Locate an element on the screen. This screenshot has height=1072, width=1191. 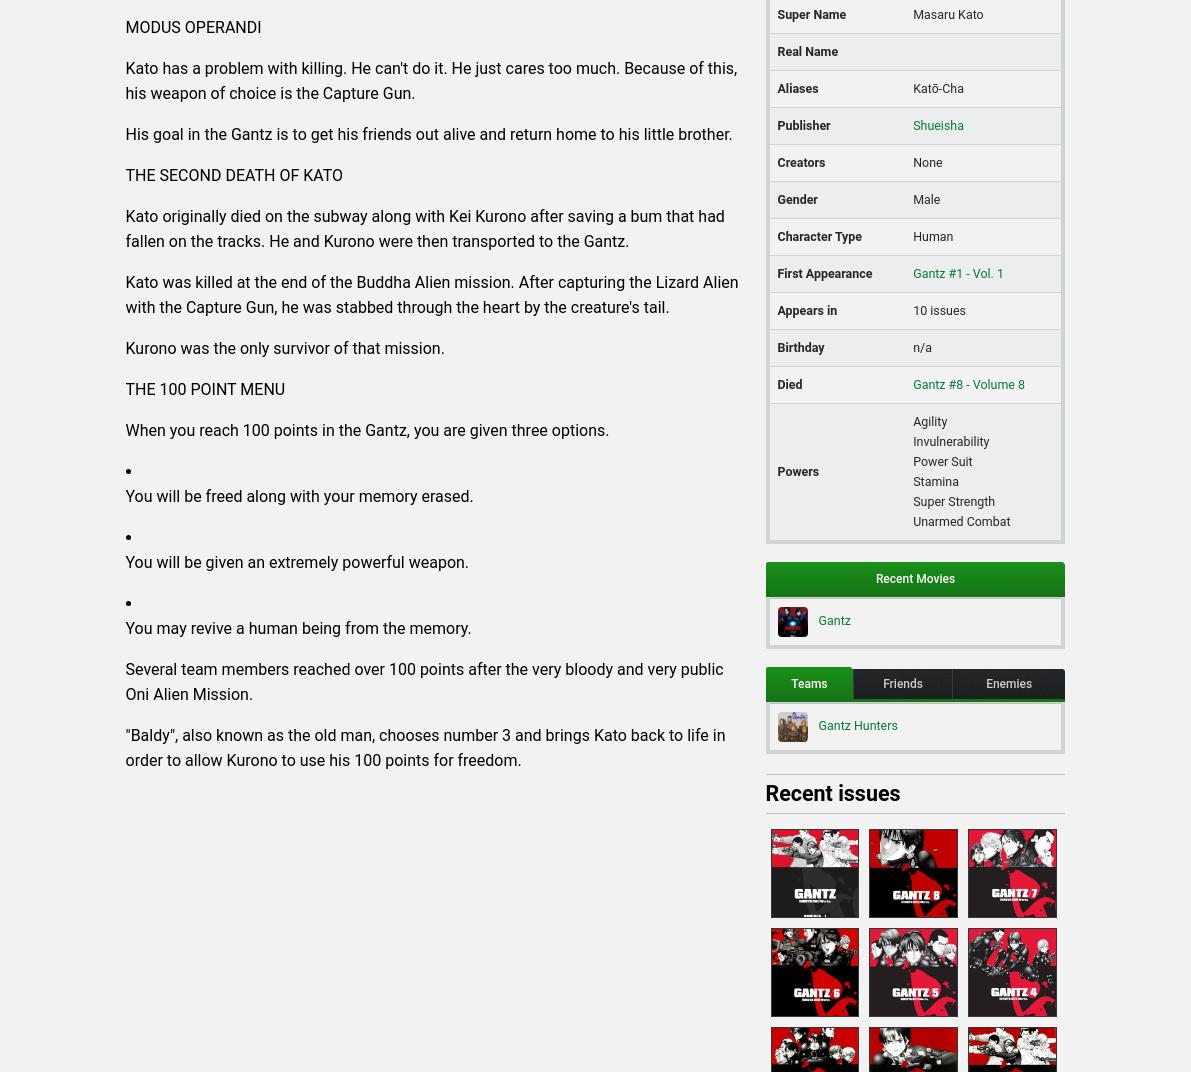
'Kato was killed at the end of the Buddha Alien mission. After capturing the Lizard Alien with the Capture Gun, he was stabbed through the heart by the creature's tail.' is located at coordinates (430, 293).